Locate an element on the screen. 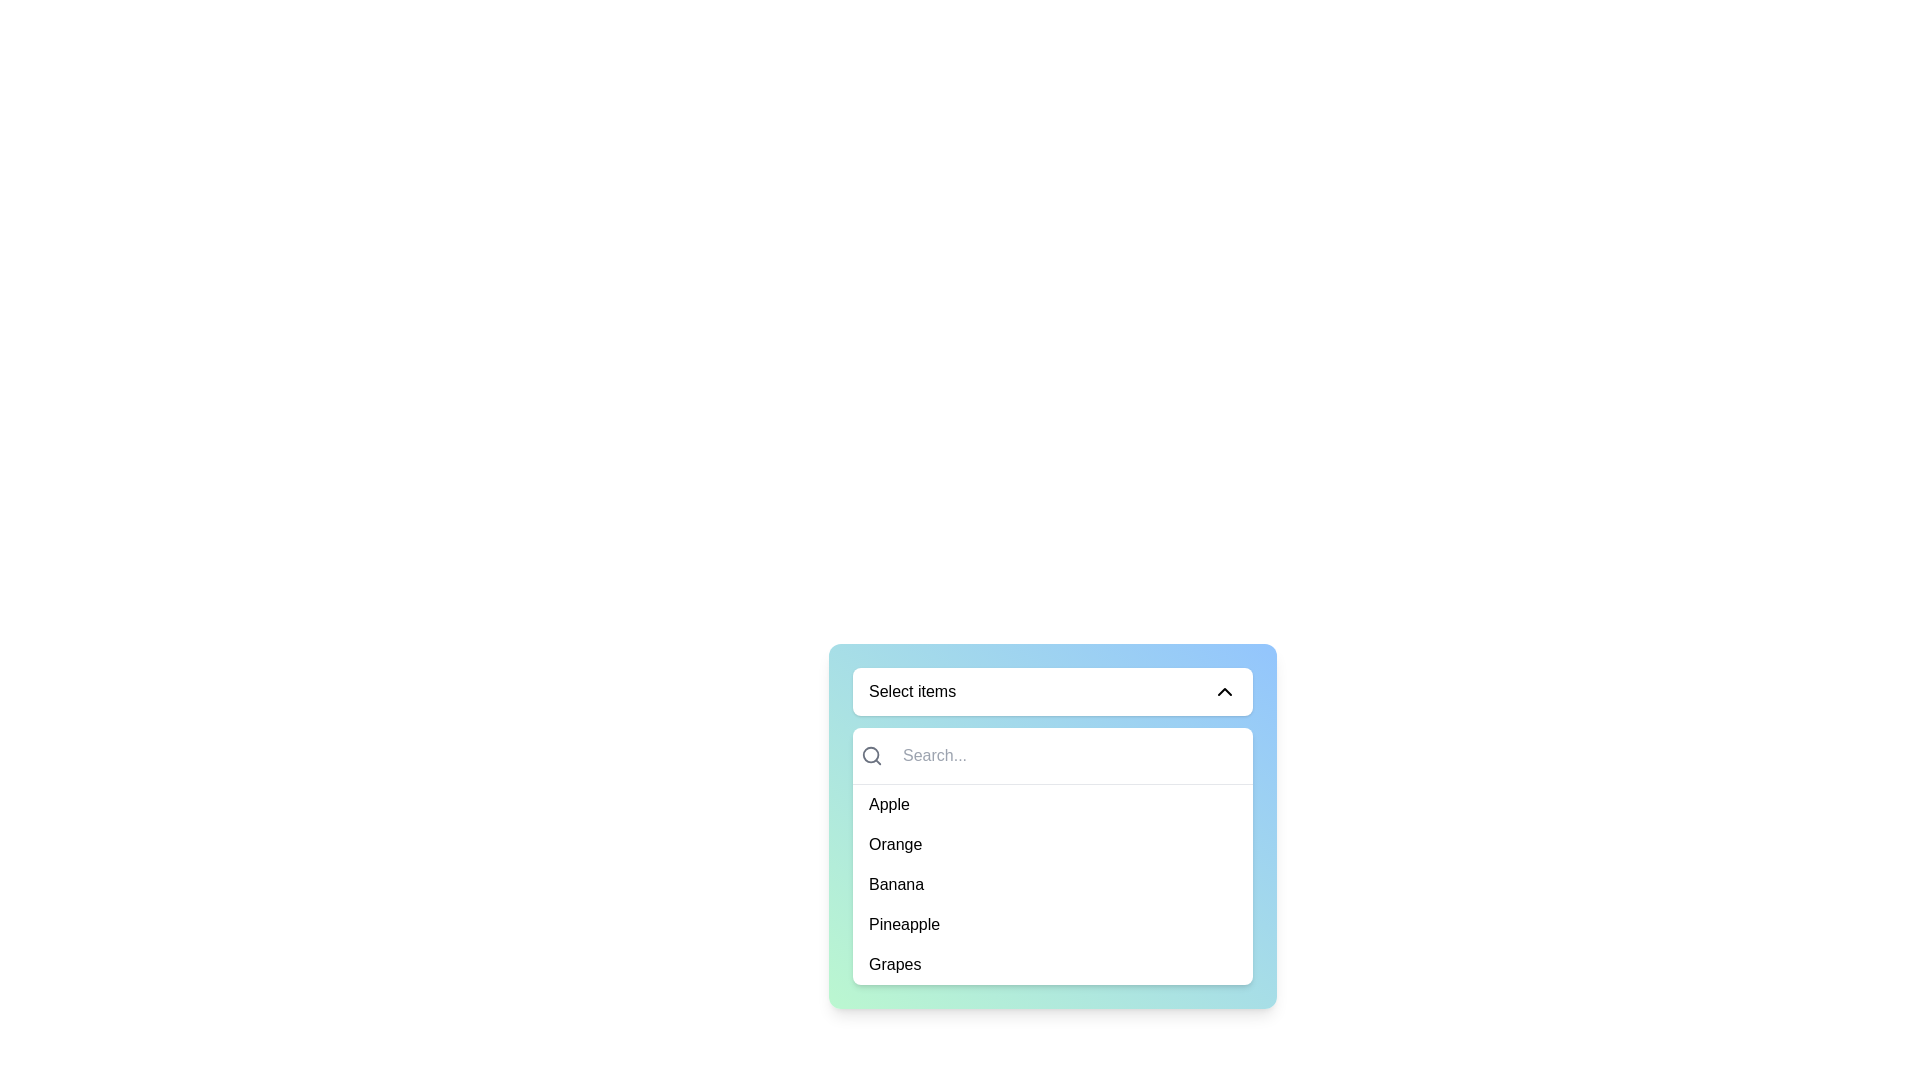  the 'Orange' text label, which is the second item in the dropdown menu is located at coordinates (894, 844).